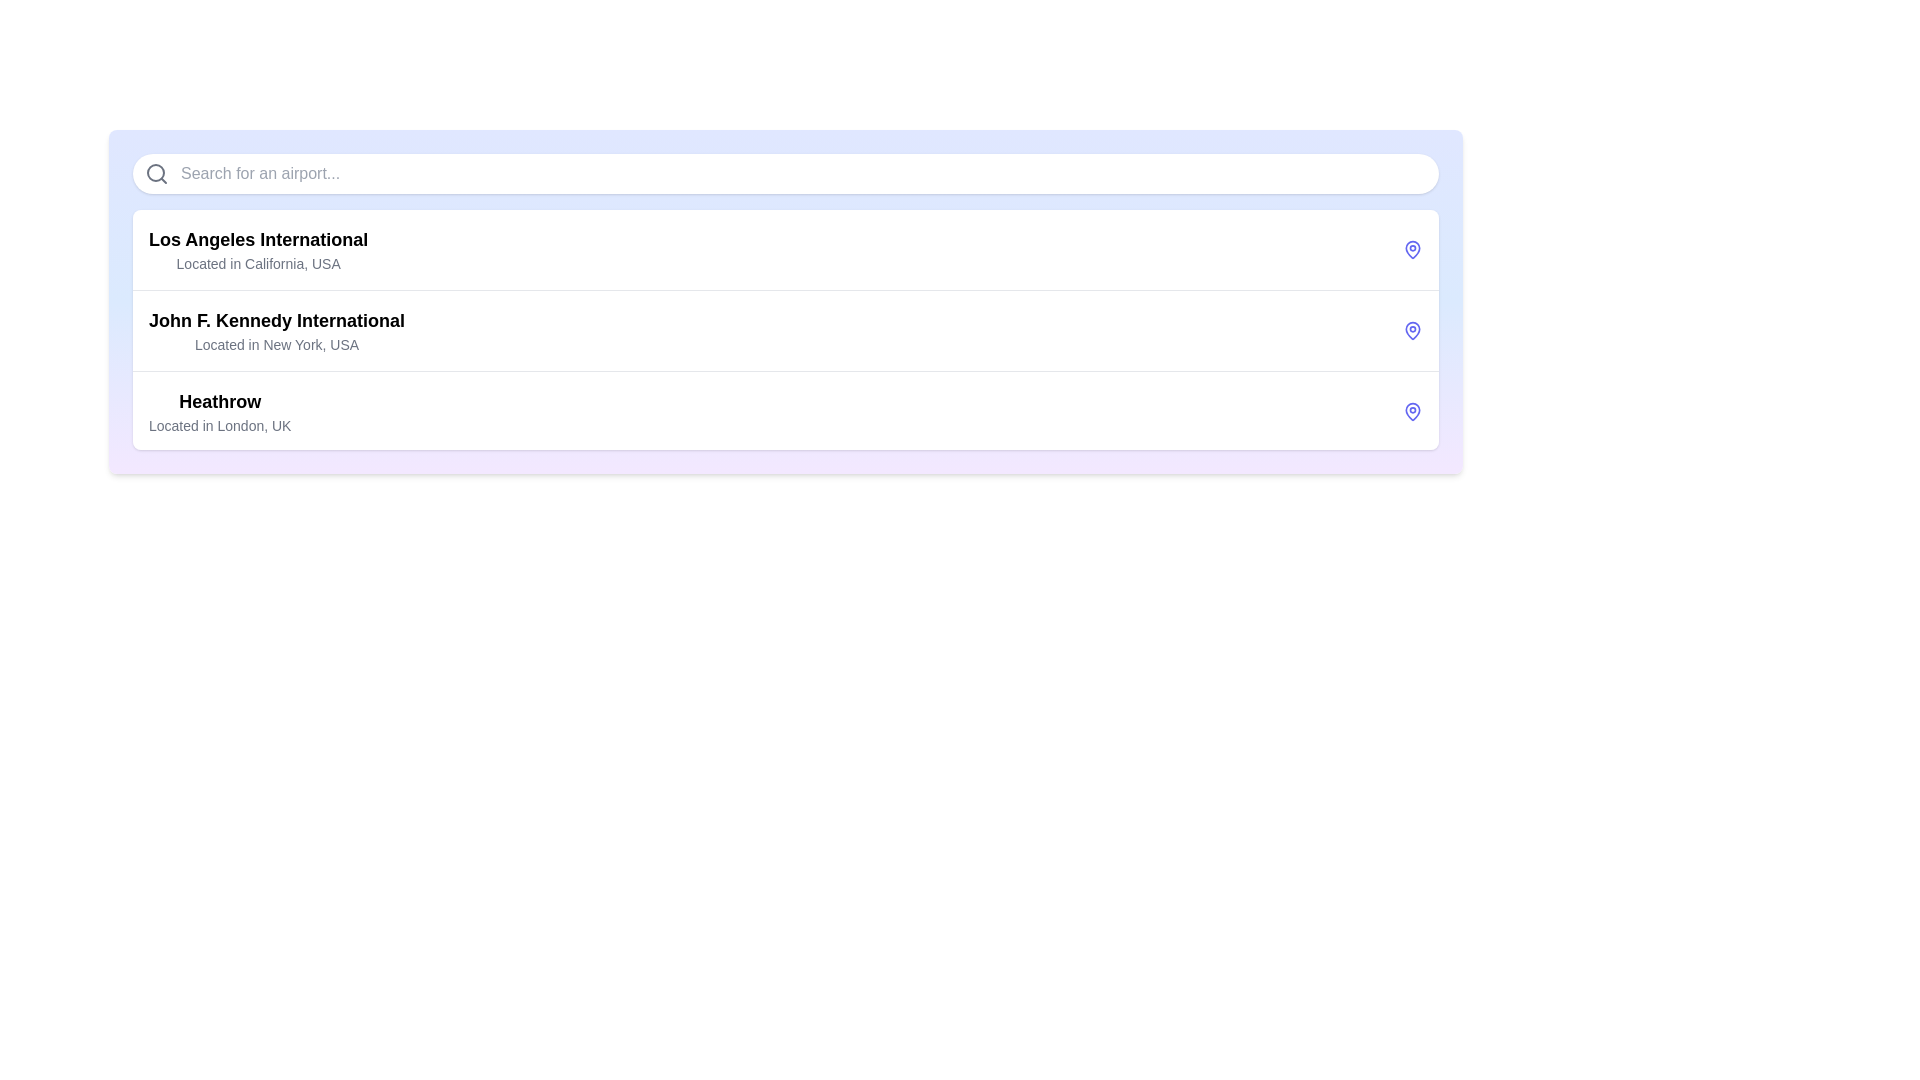  I want to click on the geographical location icon located in the top-right corner of the row displaying 'Heathrow Located in London, UK', so click(1411, 411).